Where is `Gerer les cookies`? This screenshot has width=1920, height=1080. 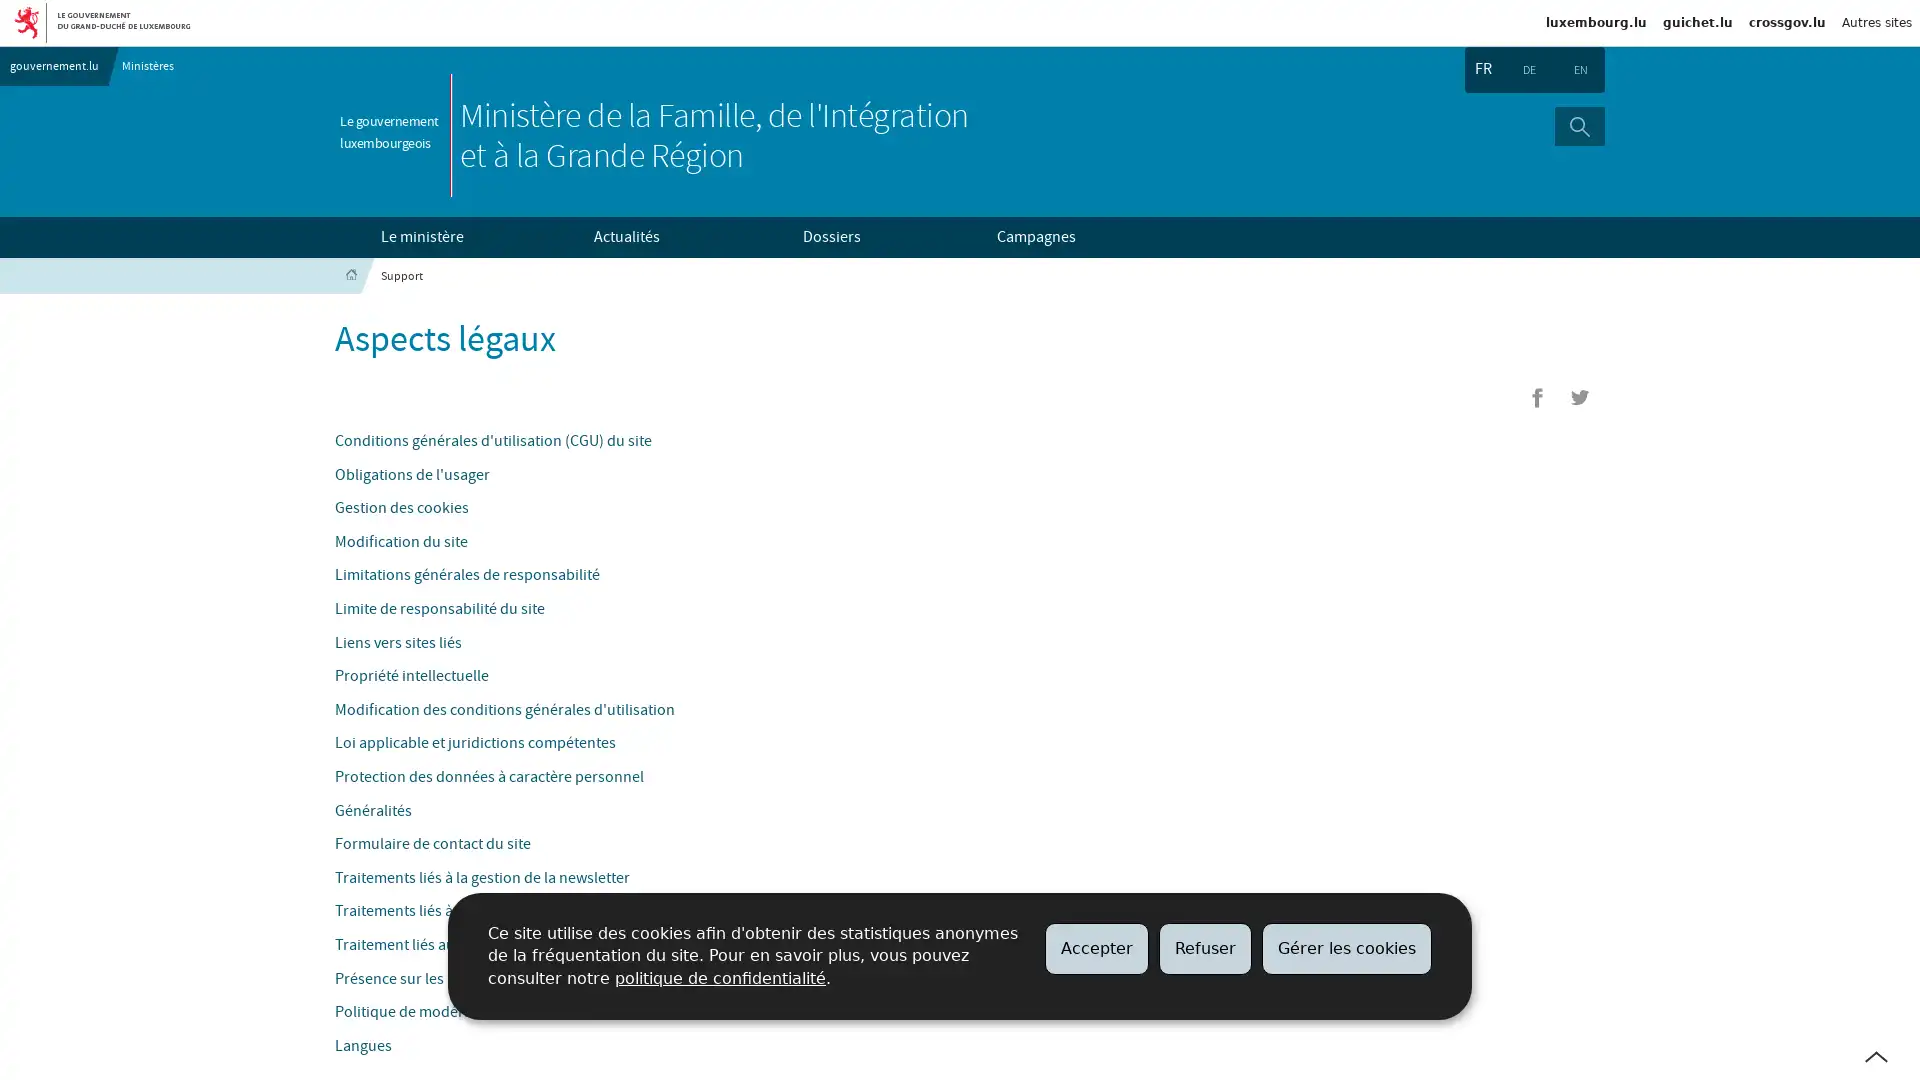 Gerer les cookies is located at coordinates (1347, 947).